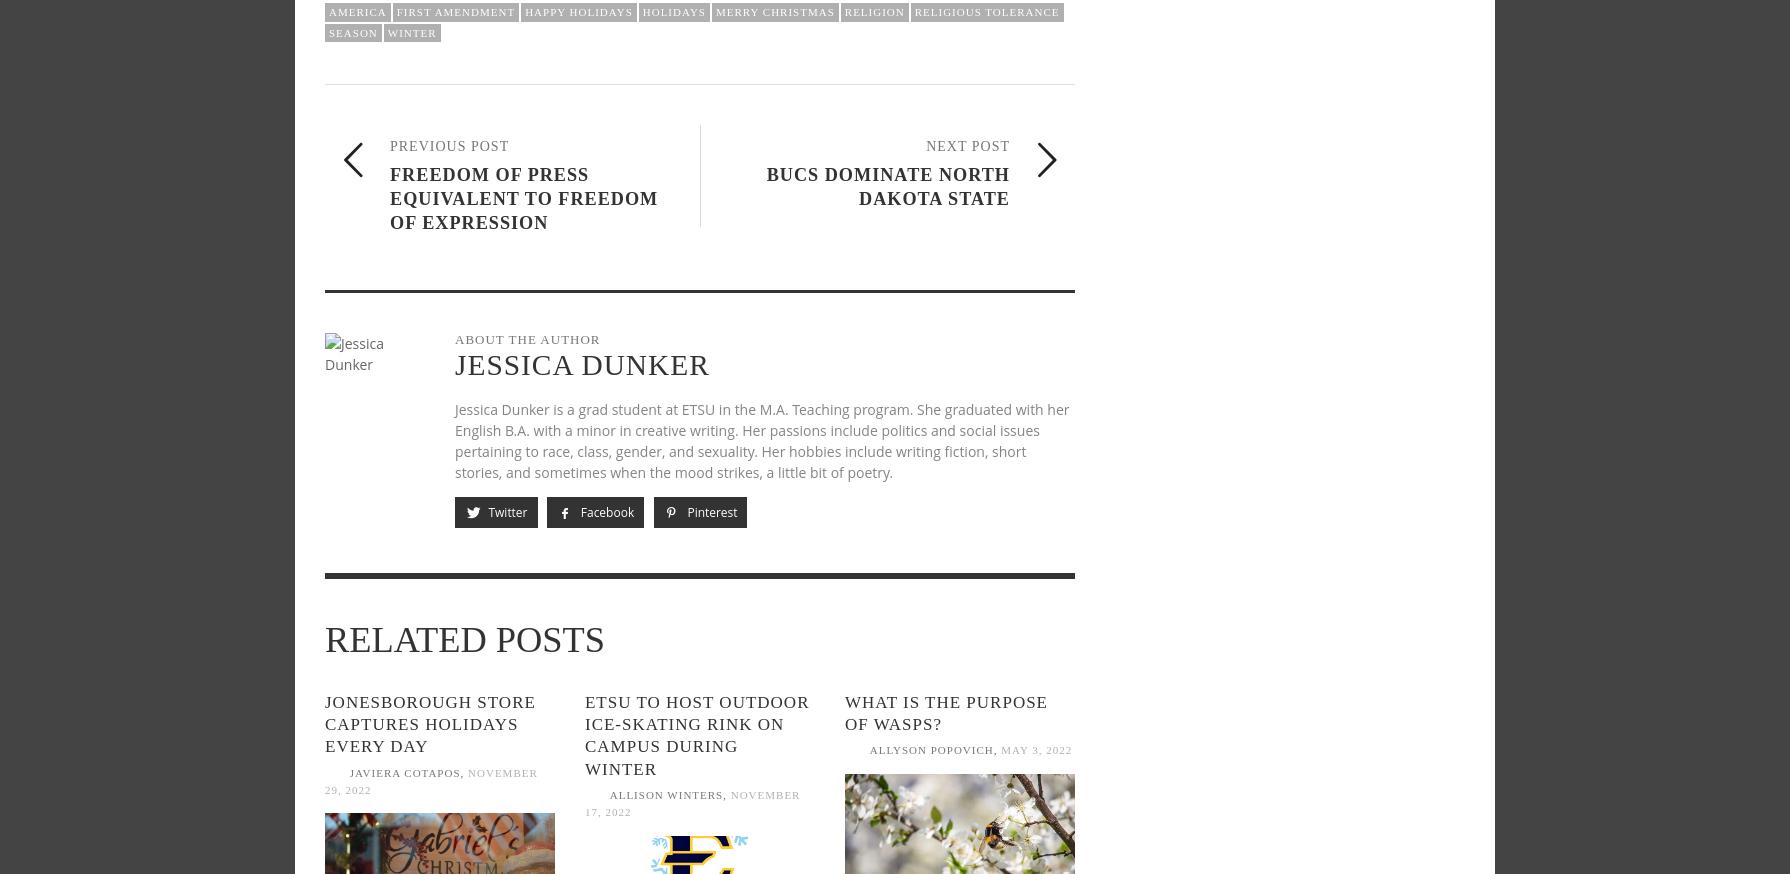 The width and height of the screenshot is (1790, 874). What do you see at coordinates (429, 724) in the screenshot?
I see `'Jonesborough store captures holidays every day'` at bounding box center [429, 724].